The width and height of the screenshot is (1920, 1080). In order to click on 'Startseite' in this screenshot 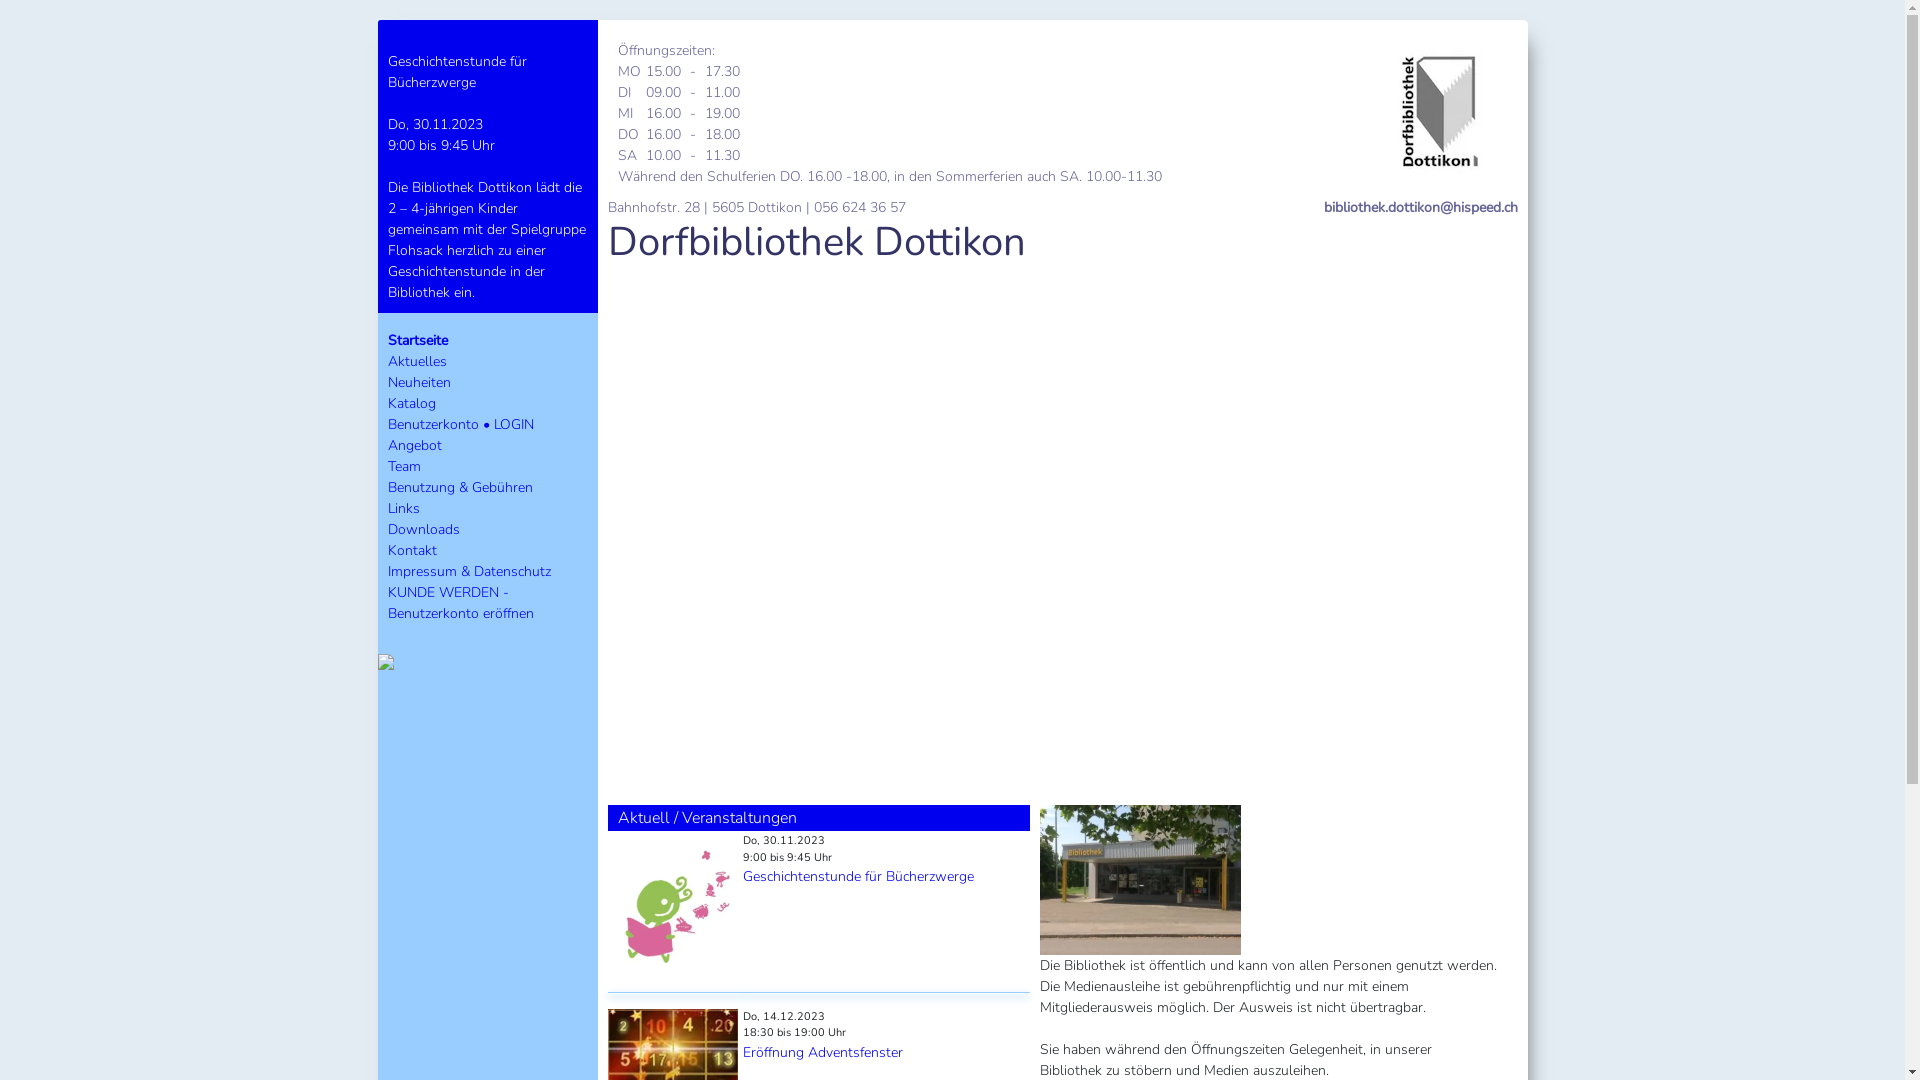, I will do `click(416, 339)`.